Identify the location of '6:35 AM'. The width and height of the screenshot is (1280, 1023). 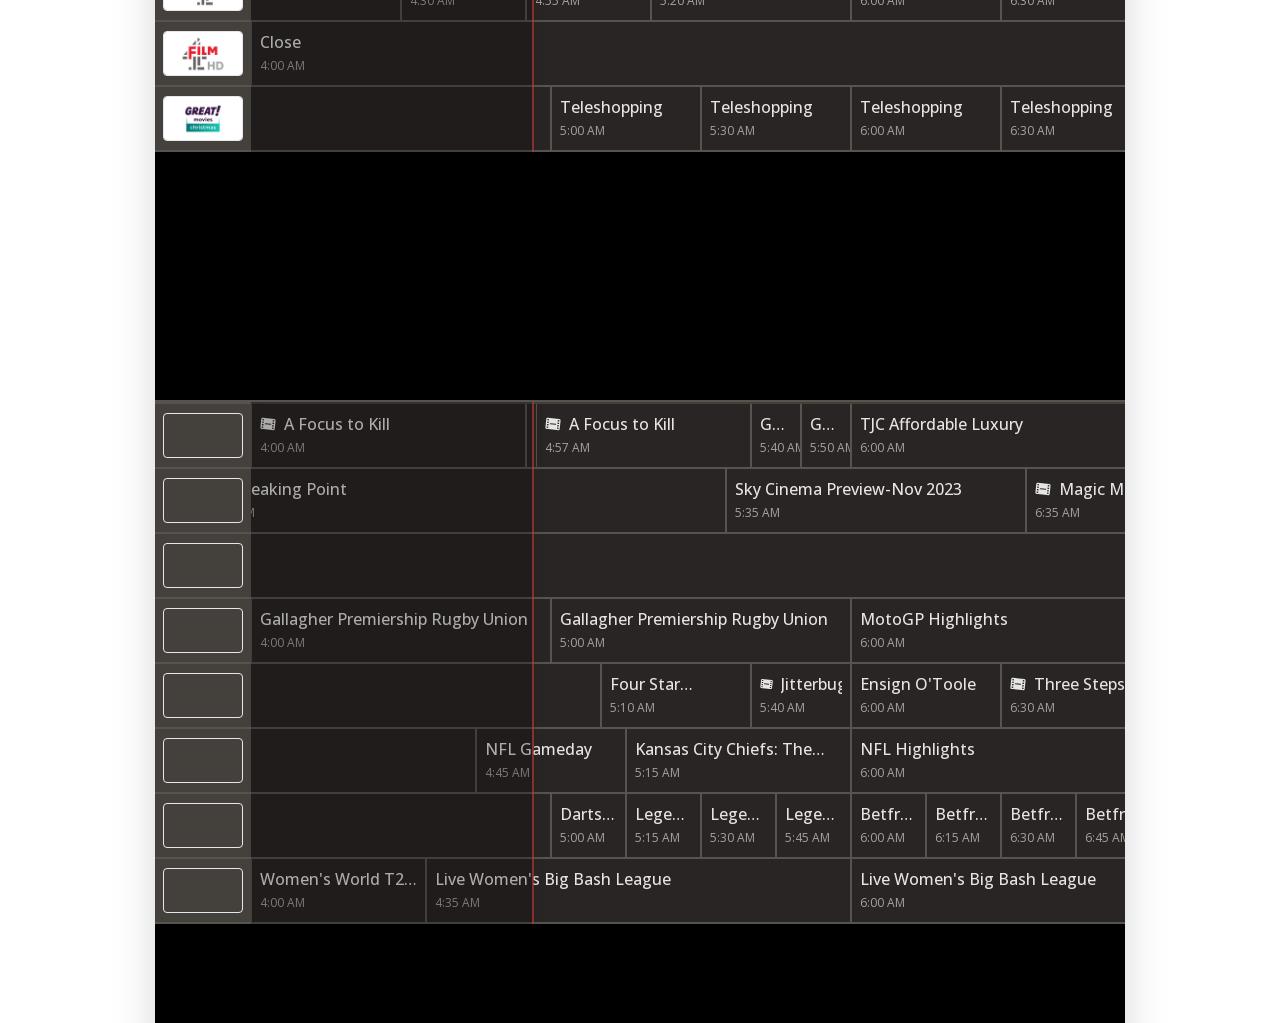
(1056, 512).